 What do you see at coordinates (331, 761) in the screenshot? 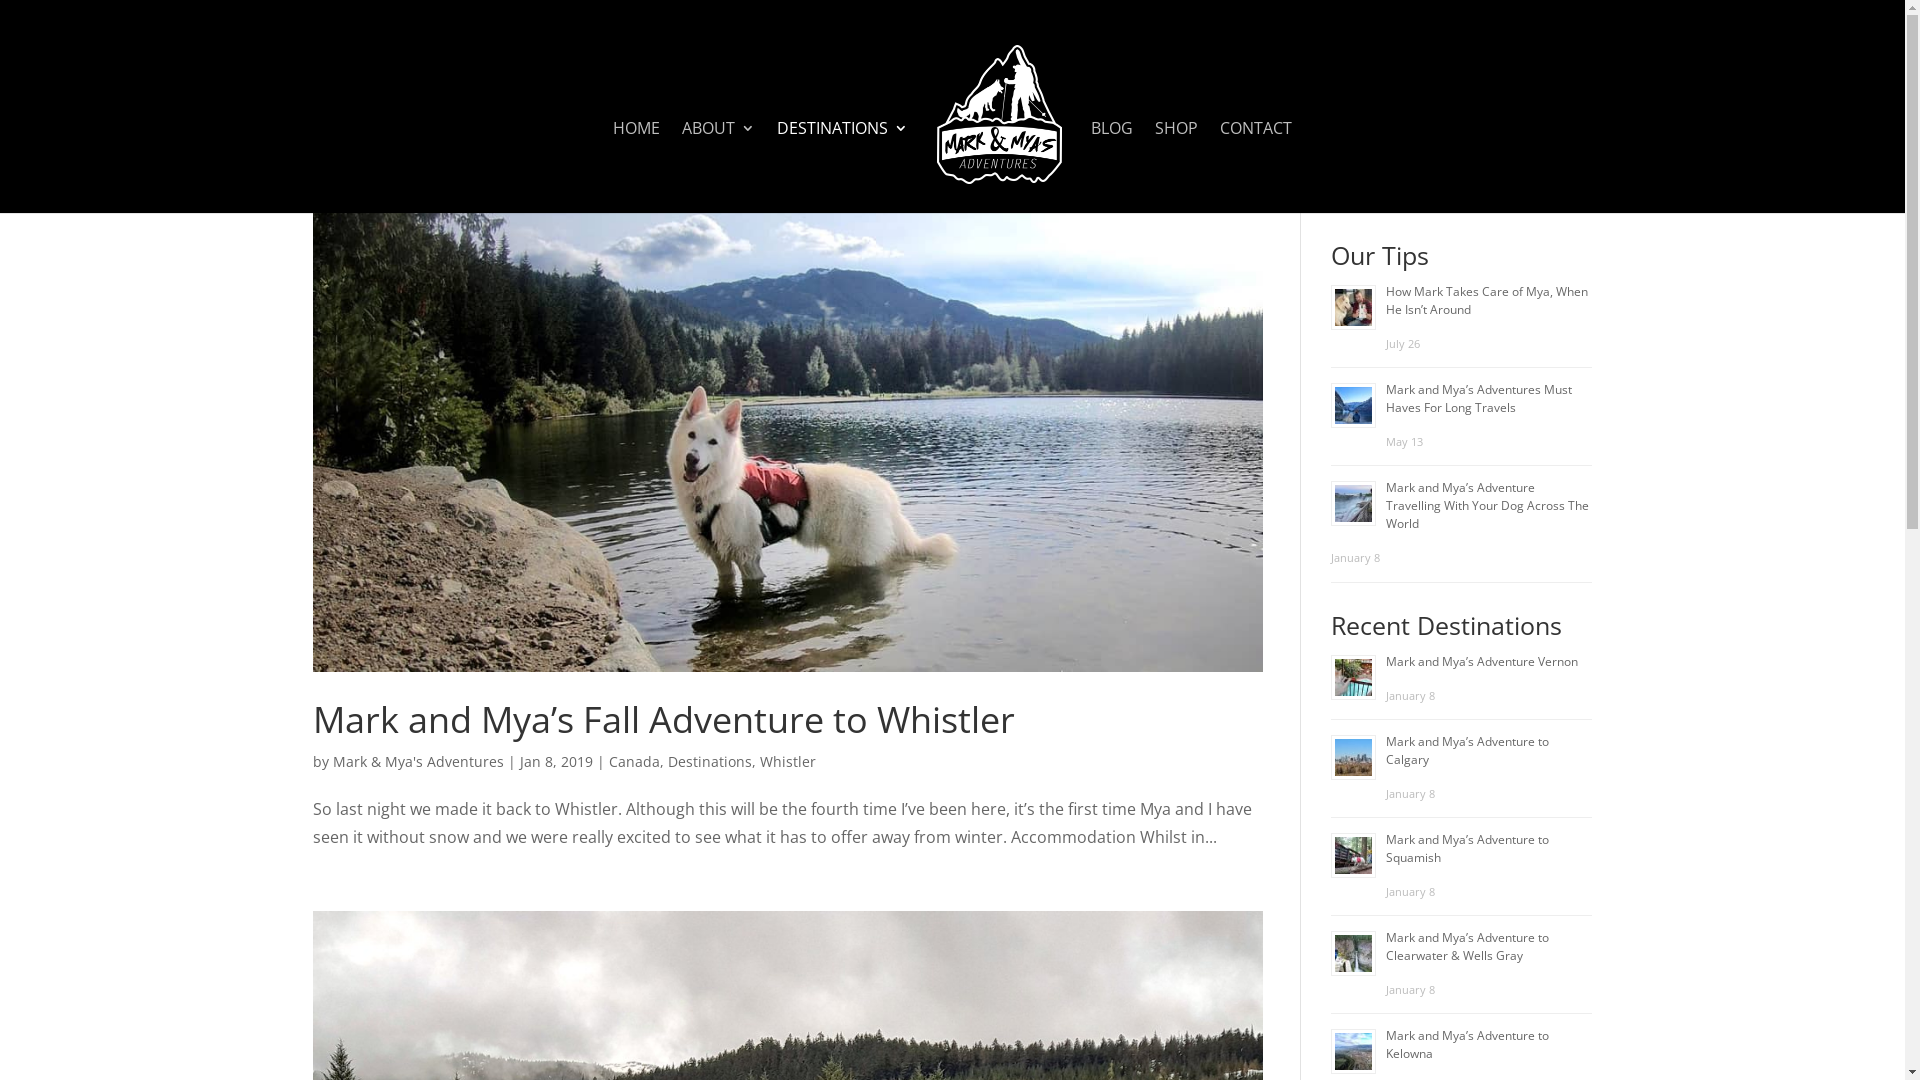
I see `'Mark & Mya's Adventures'` at bounding box center [331, 761].